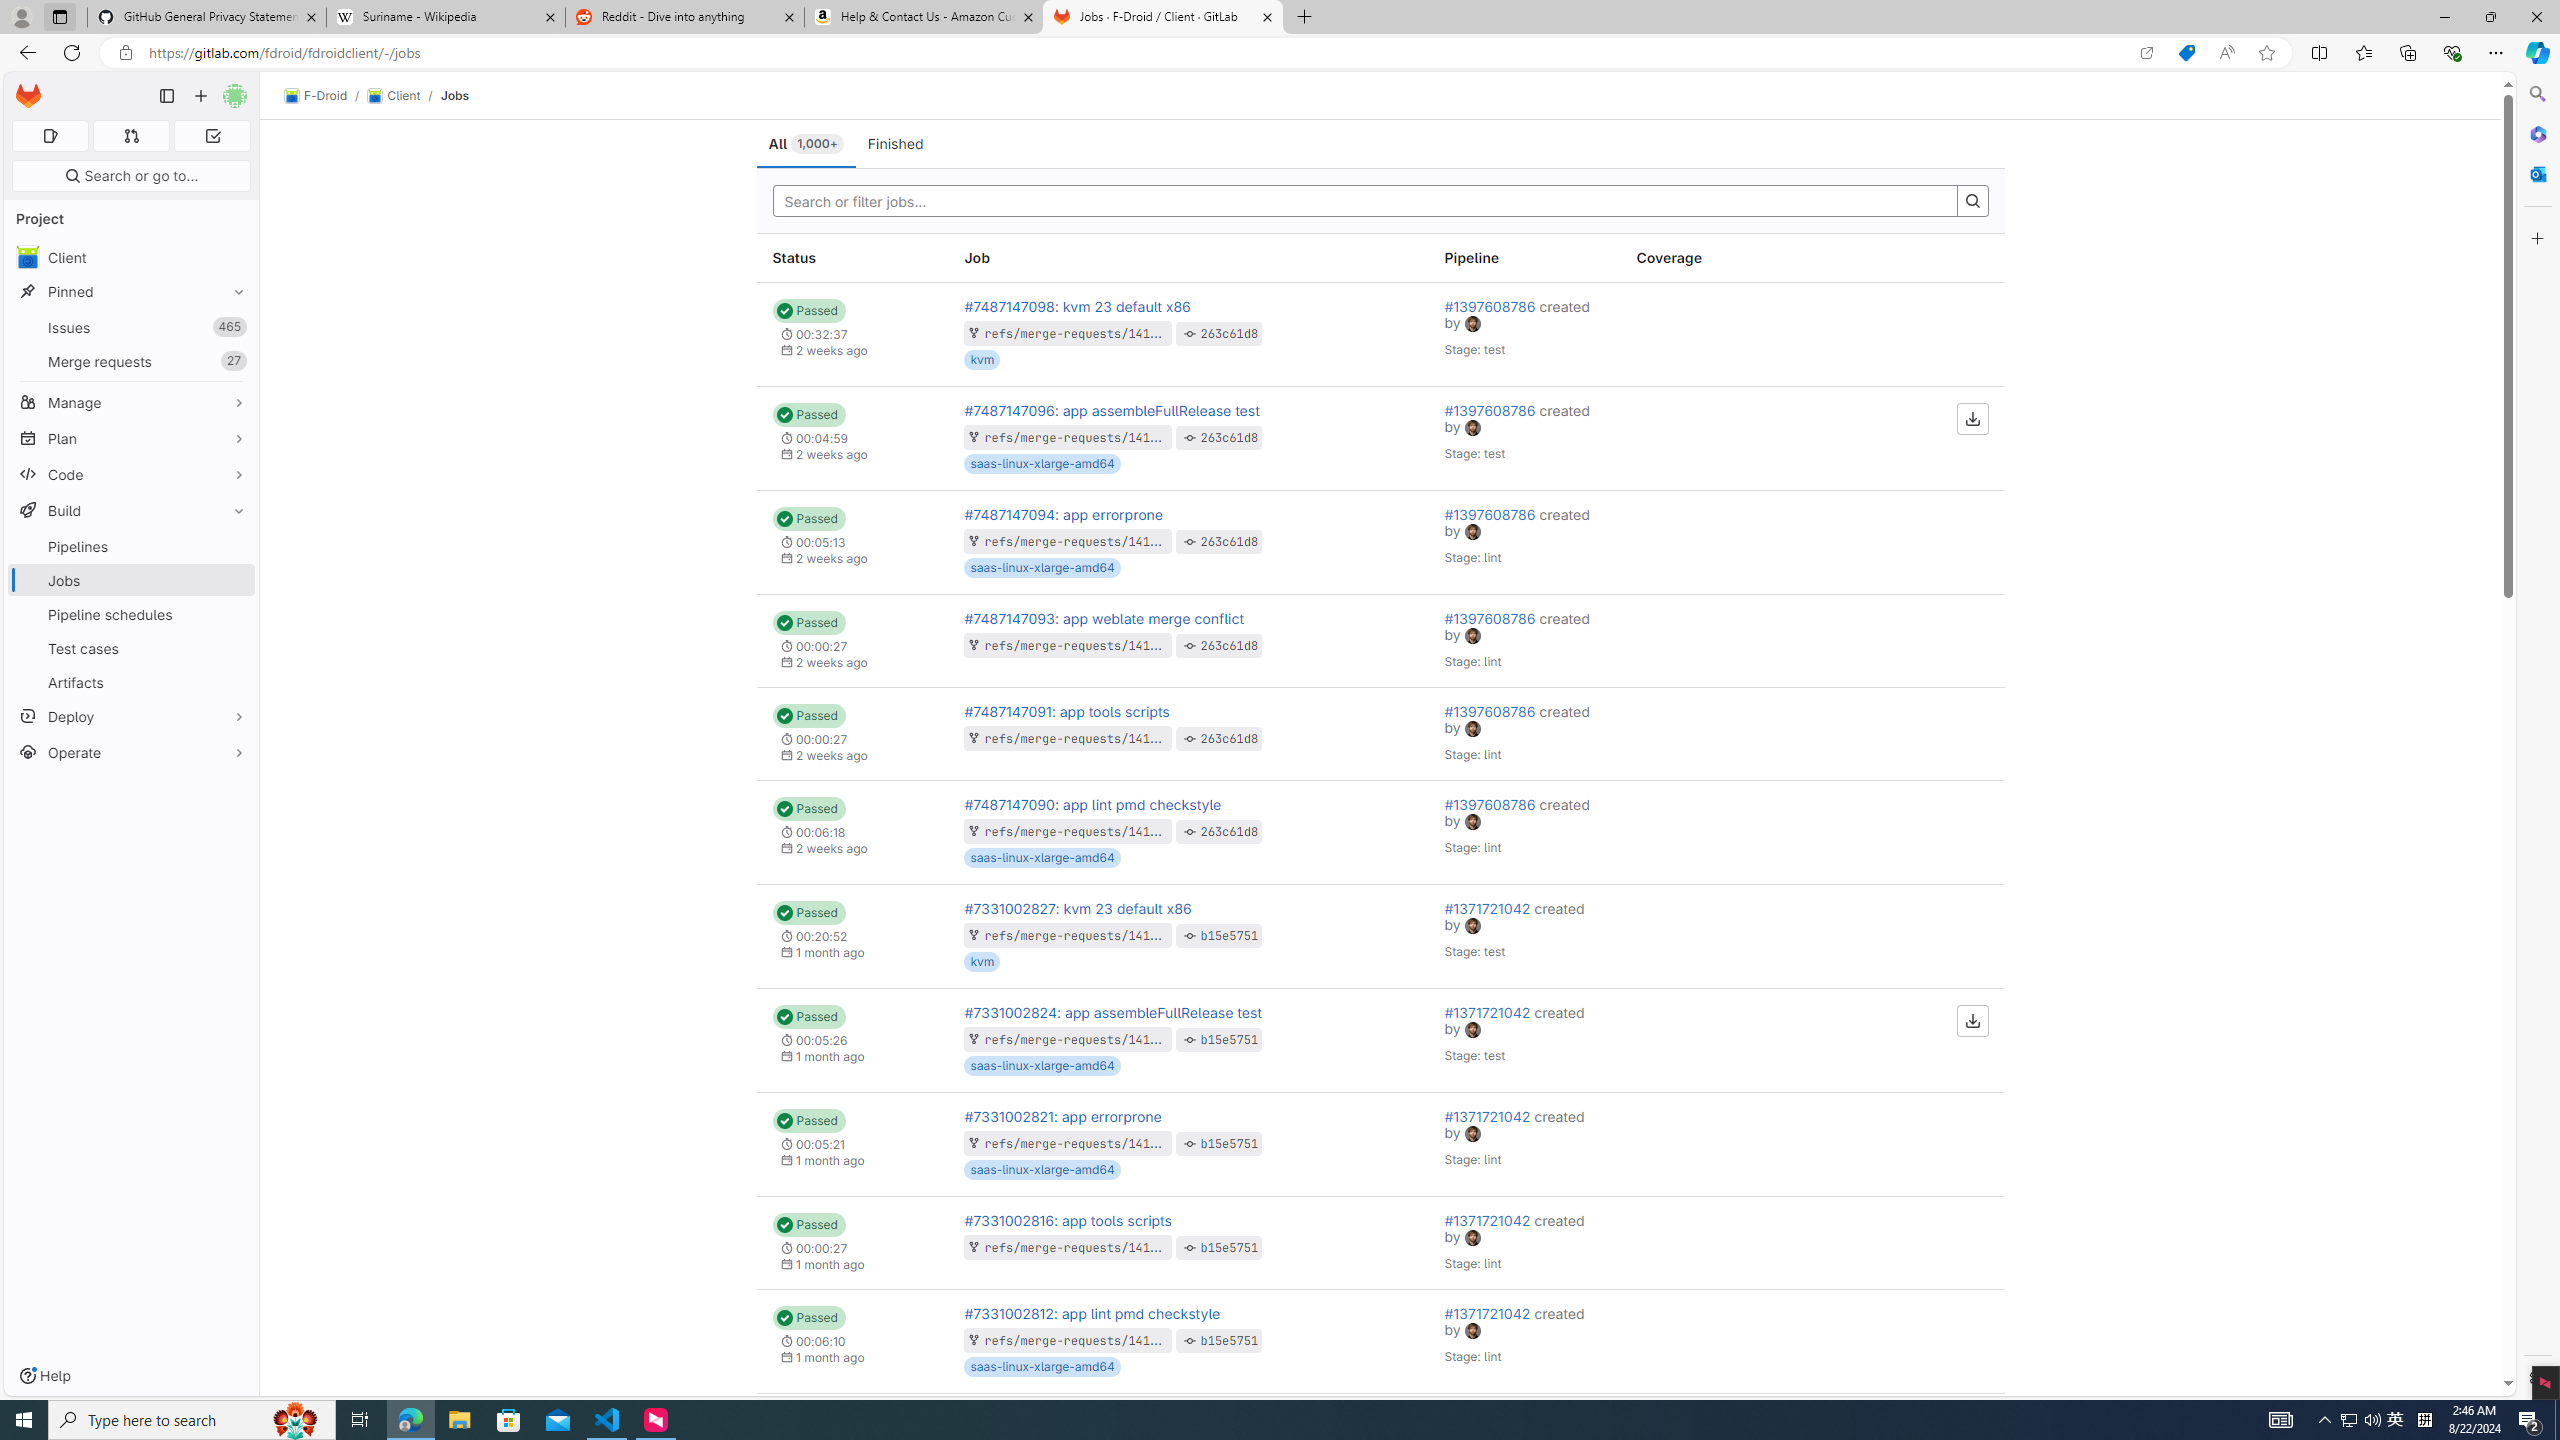 Image resolution: width=2560 pixels, height=1440 pixels. What do you see at coordinates (851, 935) in the screenshot?
I see `'Status: Passed 00:20:52 1 month ago'` at bounding box center [851, 935].